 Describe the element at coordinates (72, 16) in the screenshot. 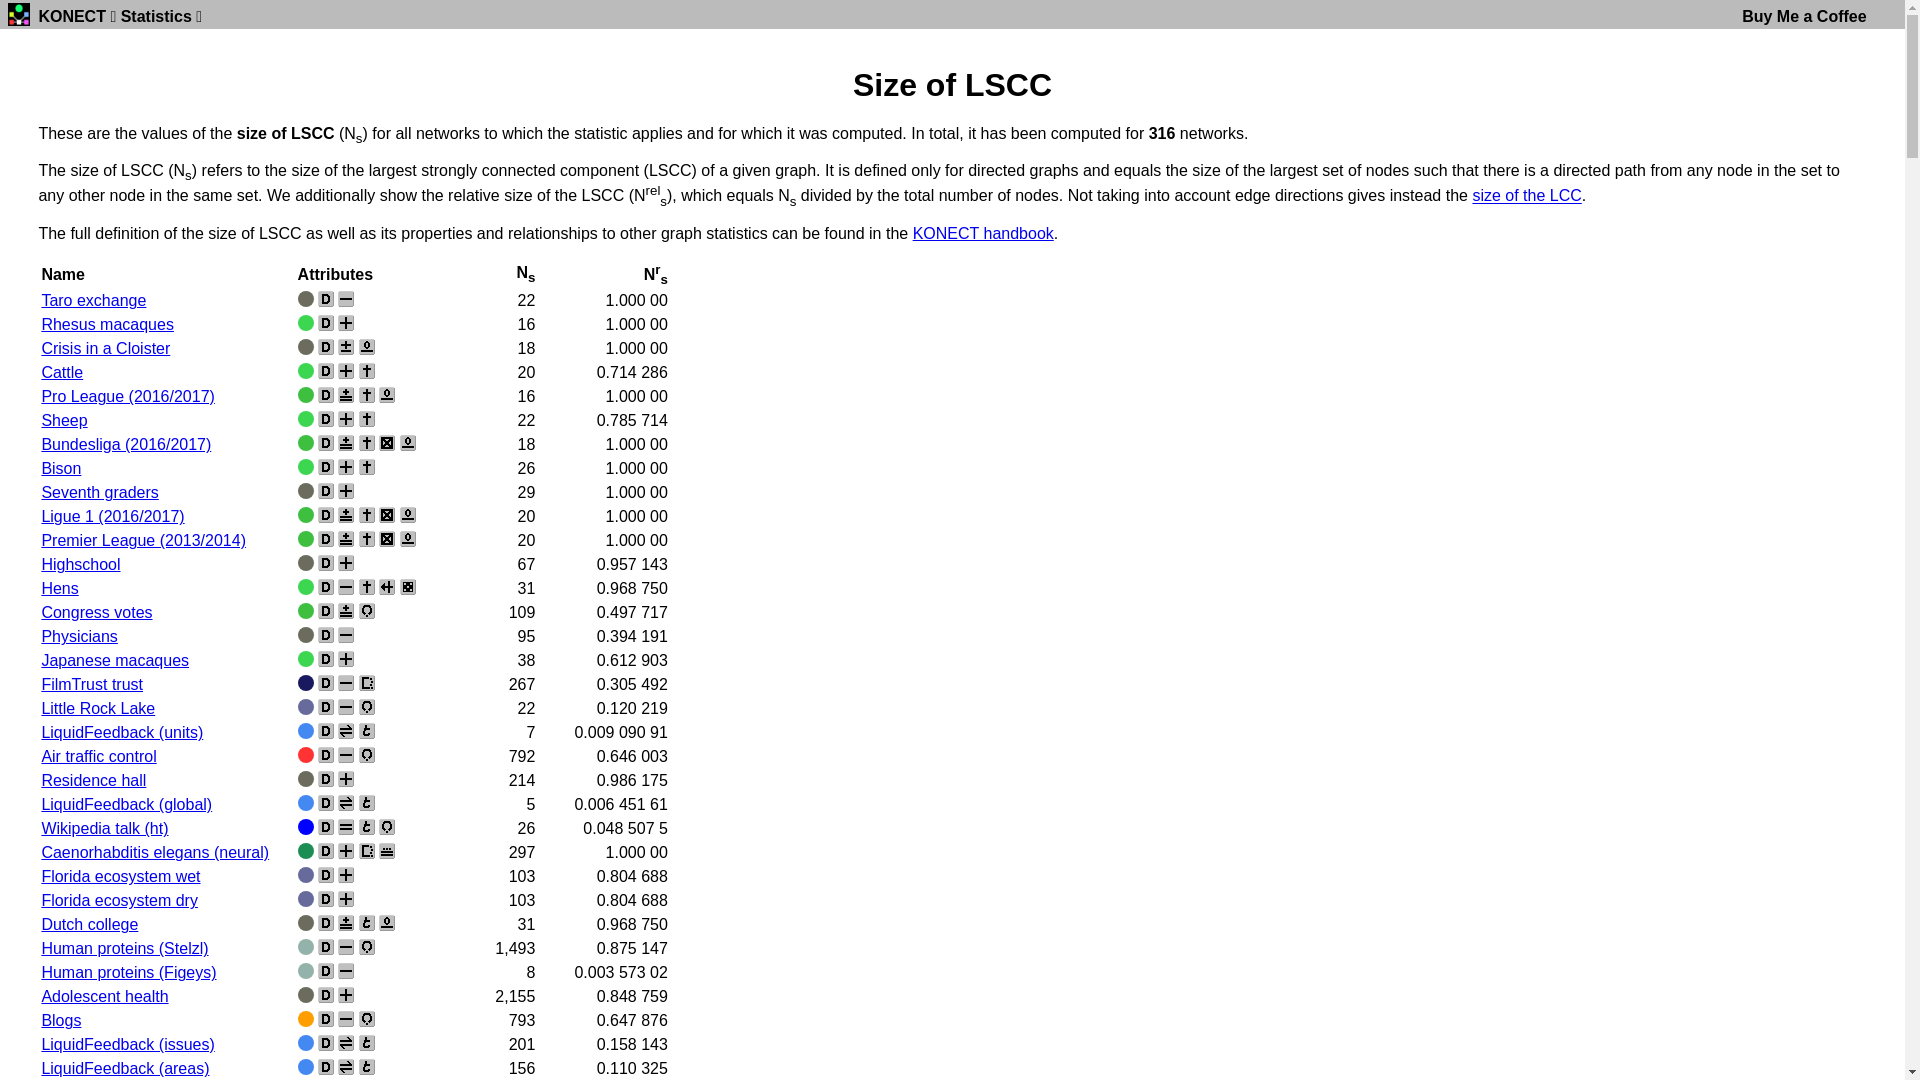

I see `'KONECT'` at that location.